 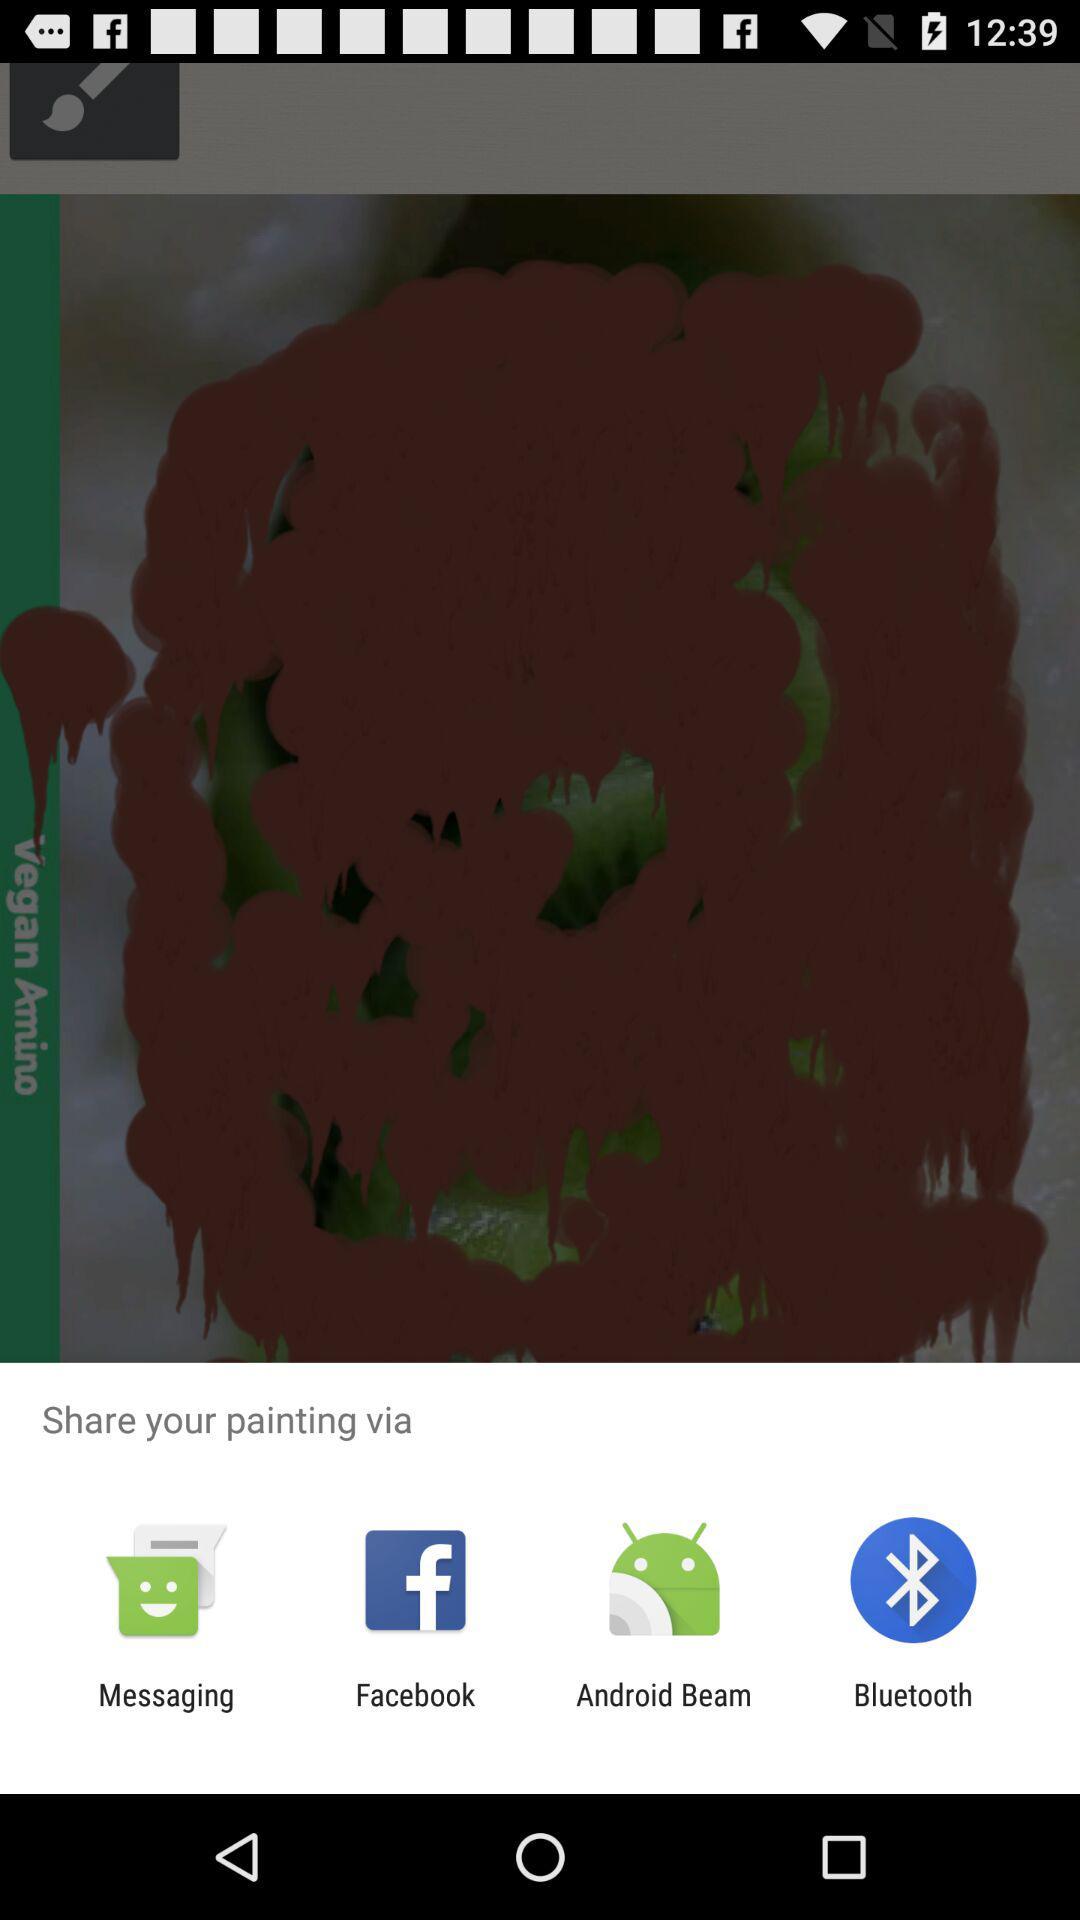 I want to click on icon next to bluetooth app, so click(x=664, y=1711).